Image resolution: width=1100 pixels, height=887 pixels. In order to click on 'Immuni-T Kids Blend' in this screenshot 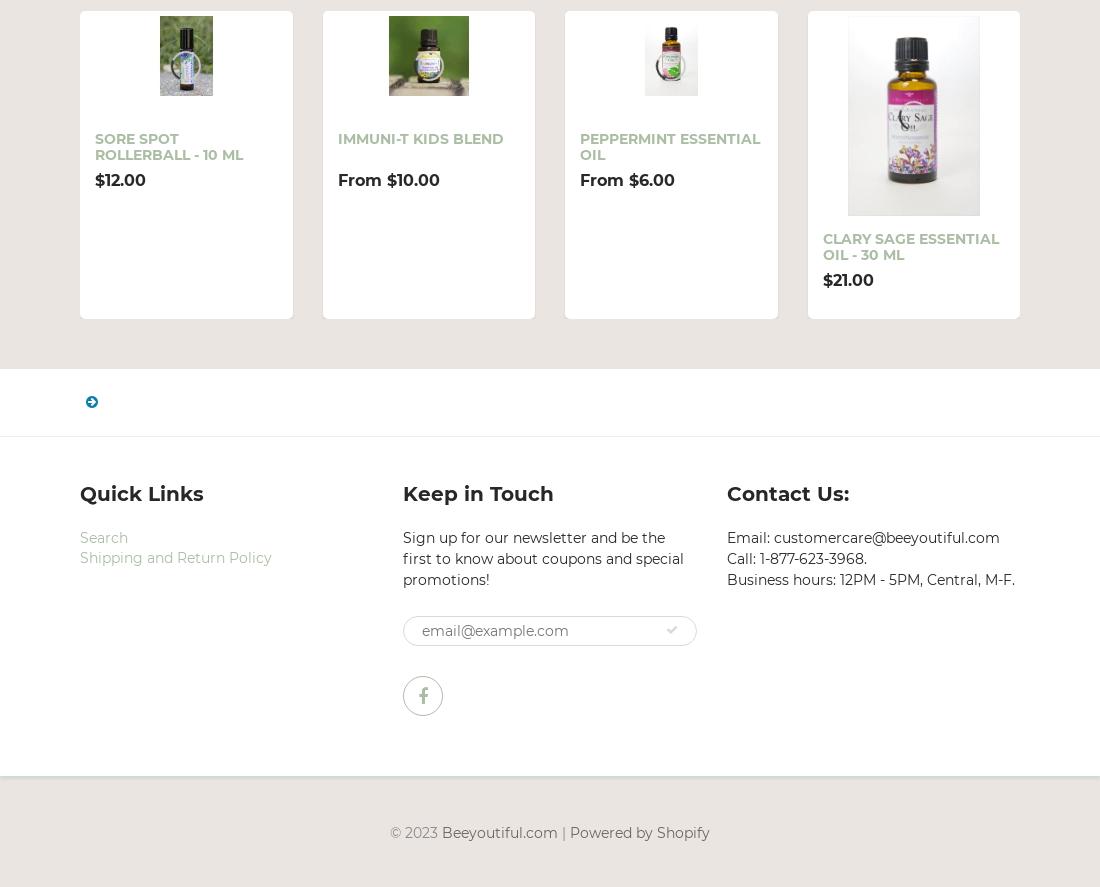, I will do `click(418, 138)`.